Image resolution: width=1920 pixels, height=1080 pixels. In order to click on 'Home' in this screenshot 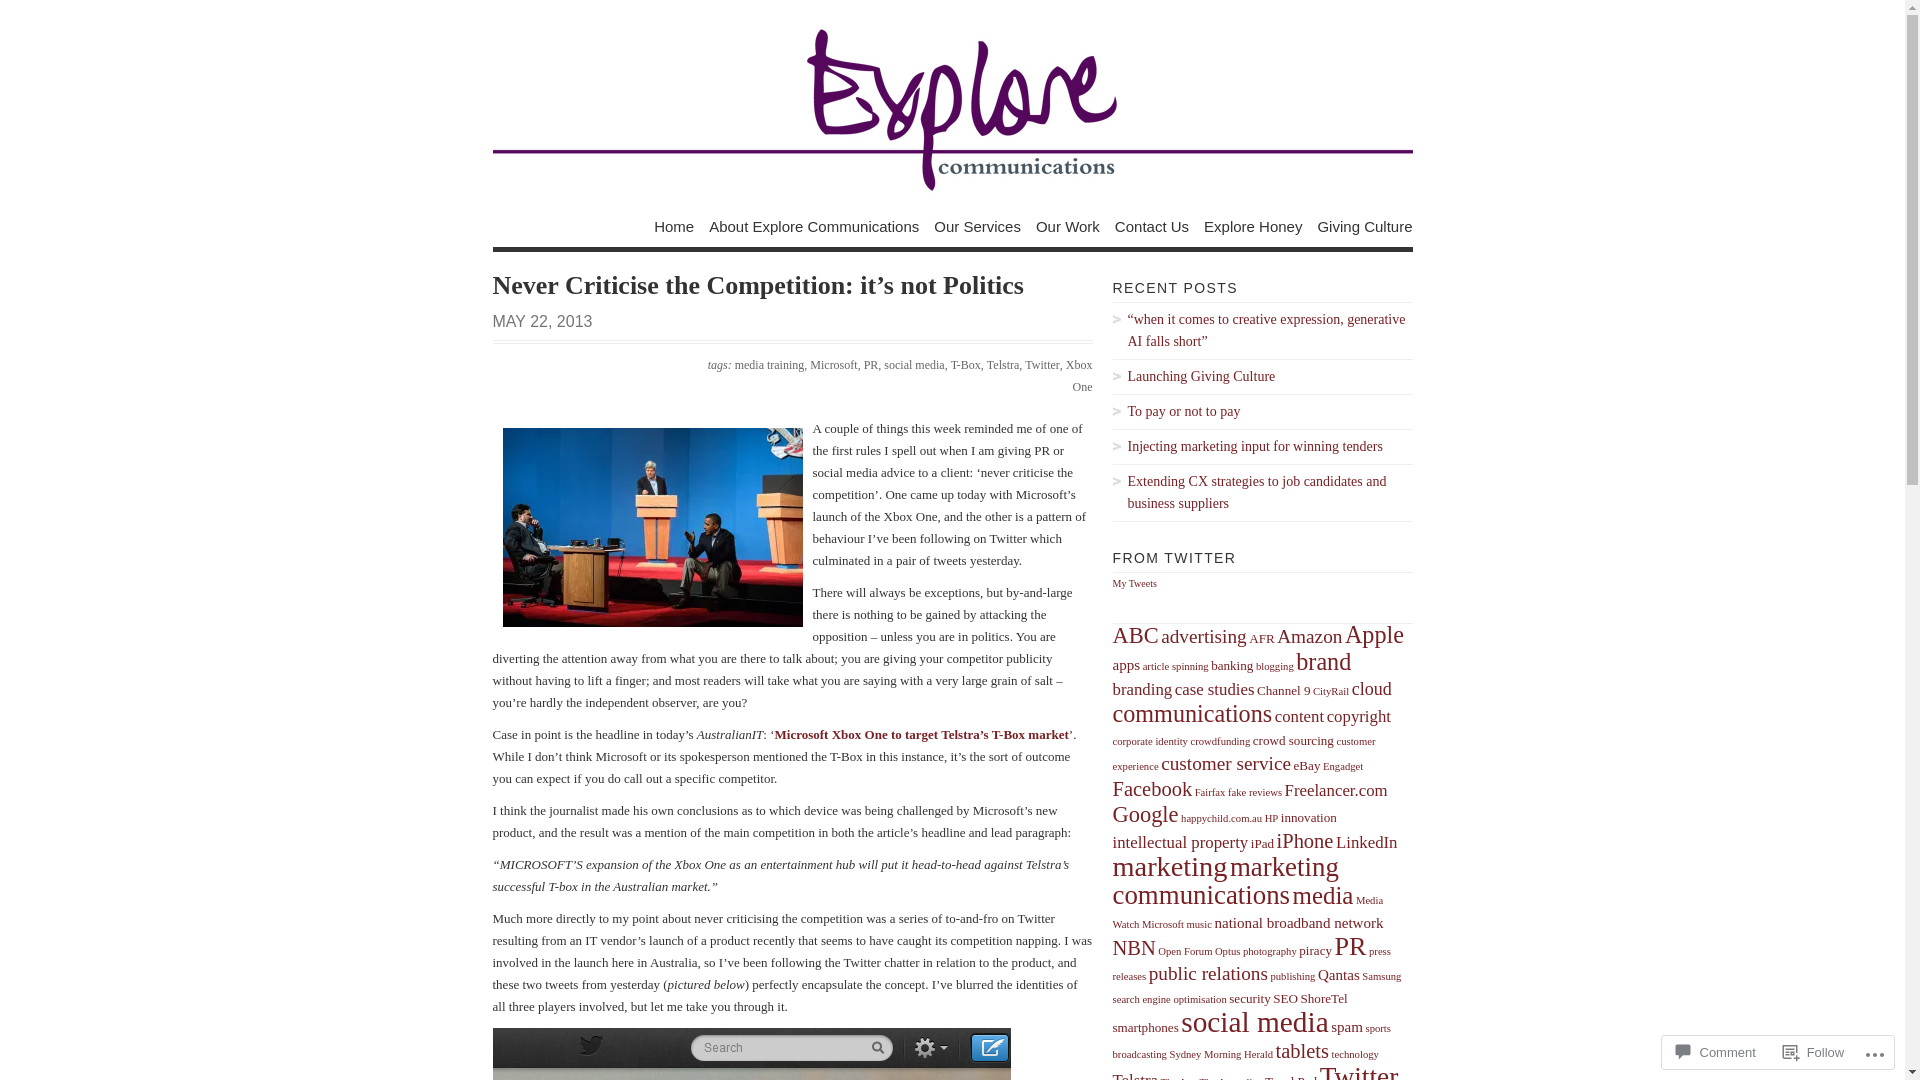, I will do `click(673, 225)`.